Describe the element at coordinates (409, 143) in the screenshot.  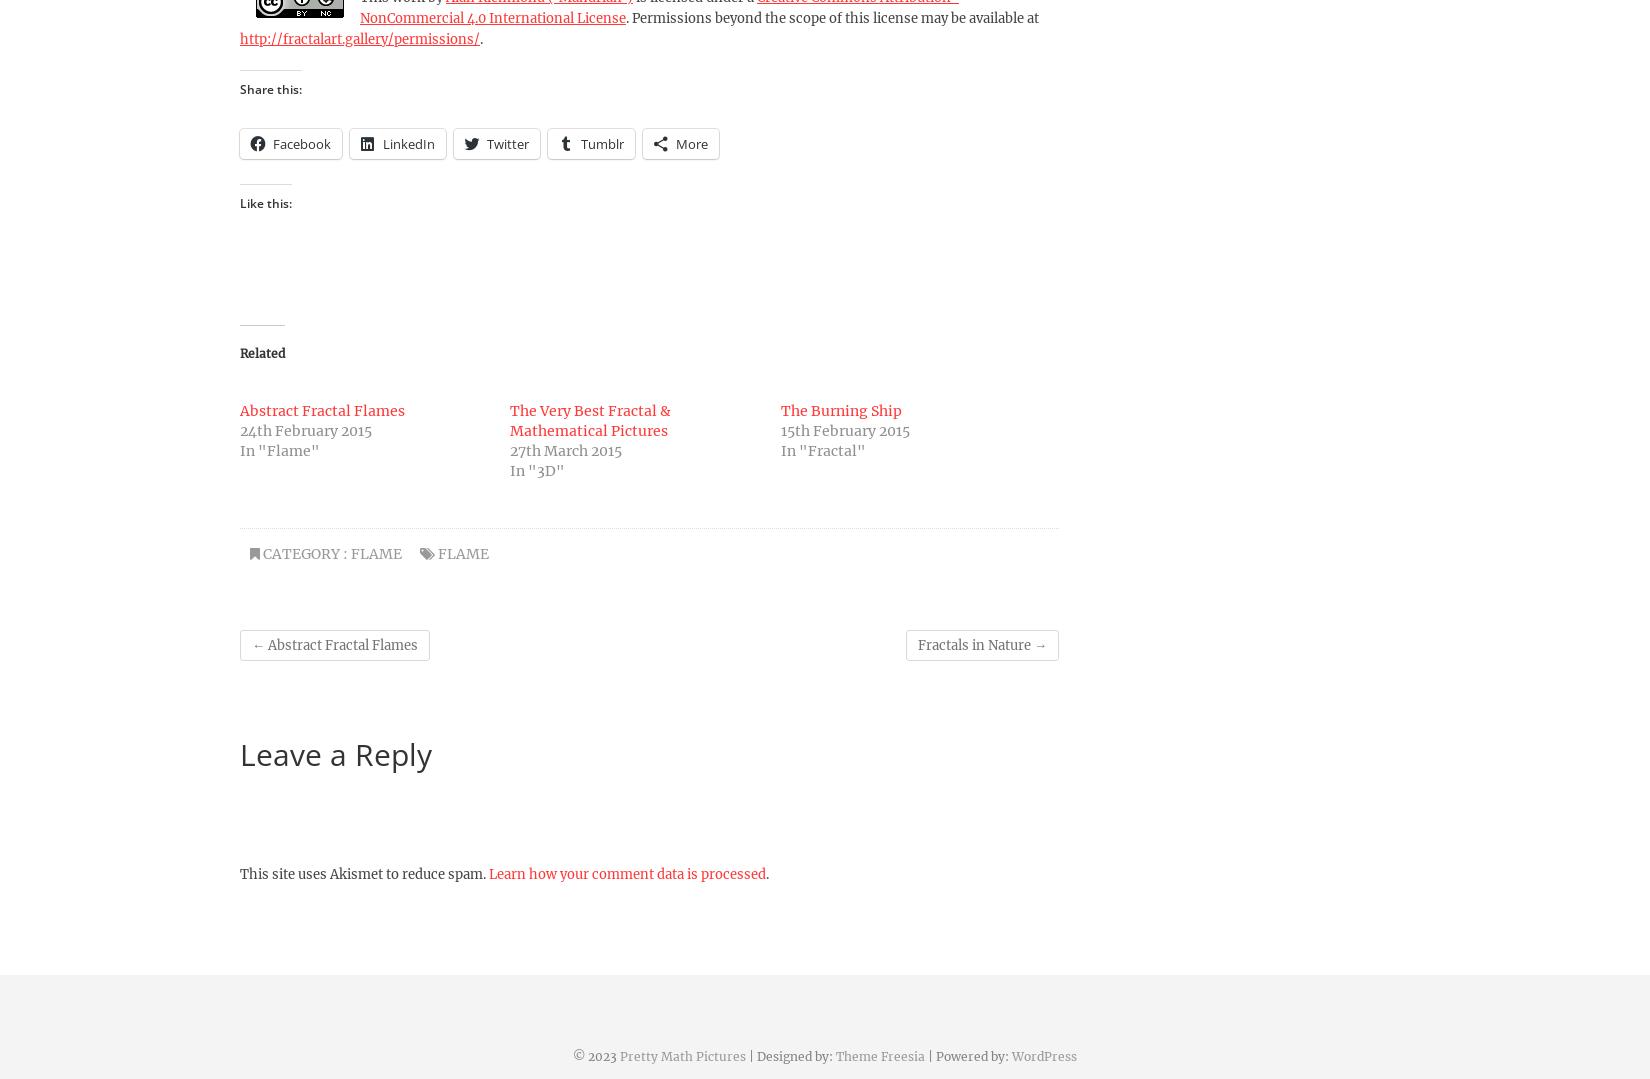
I see `'LinkedIn'` at that location.